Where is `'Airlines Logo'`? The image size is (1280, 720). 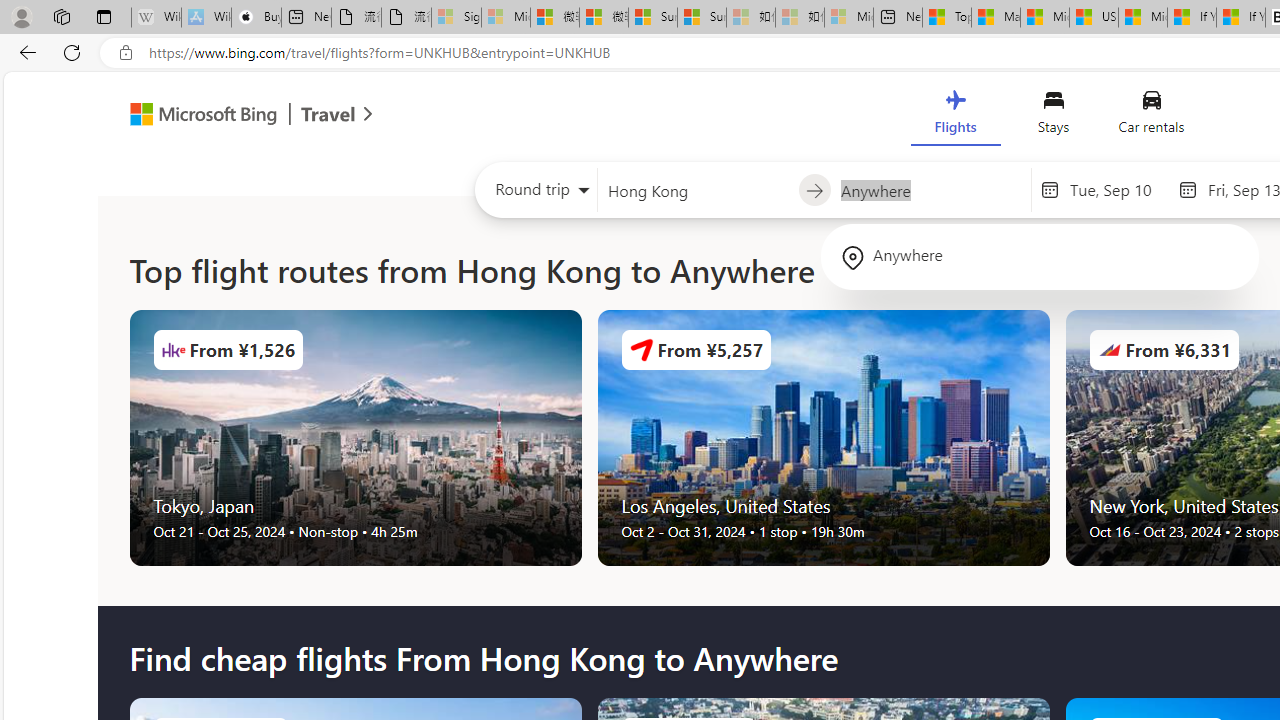
'Airlines Logo' is located at coordinates (1108, 348).